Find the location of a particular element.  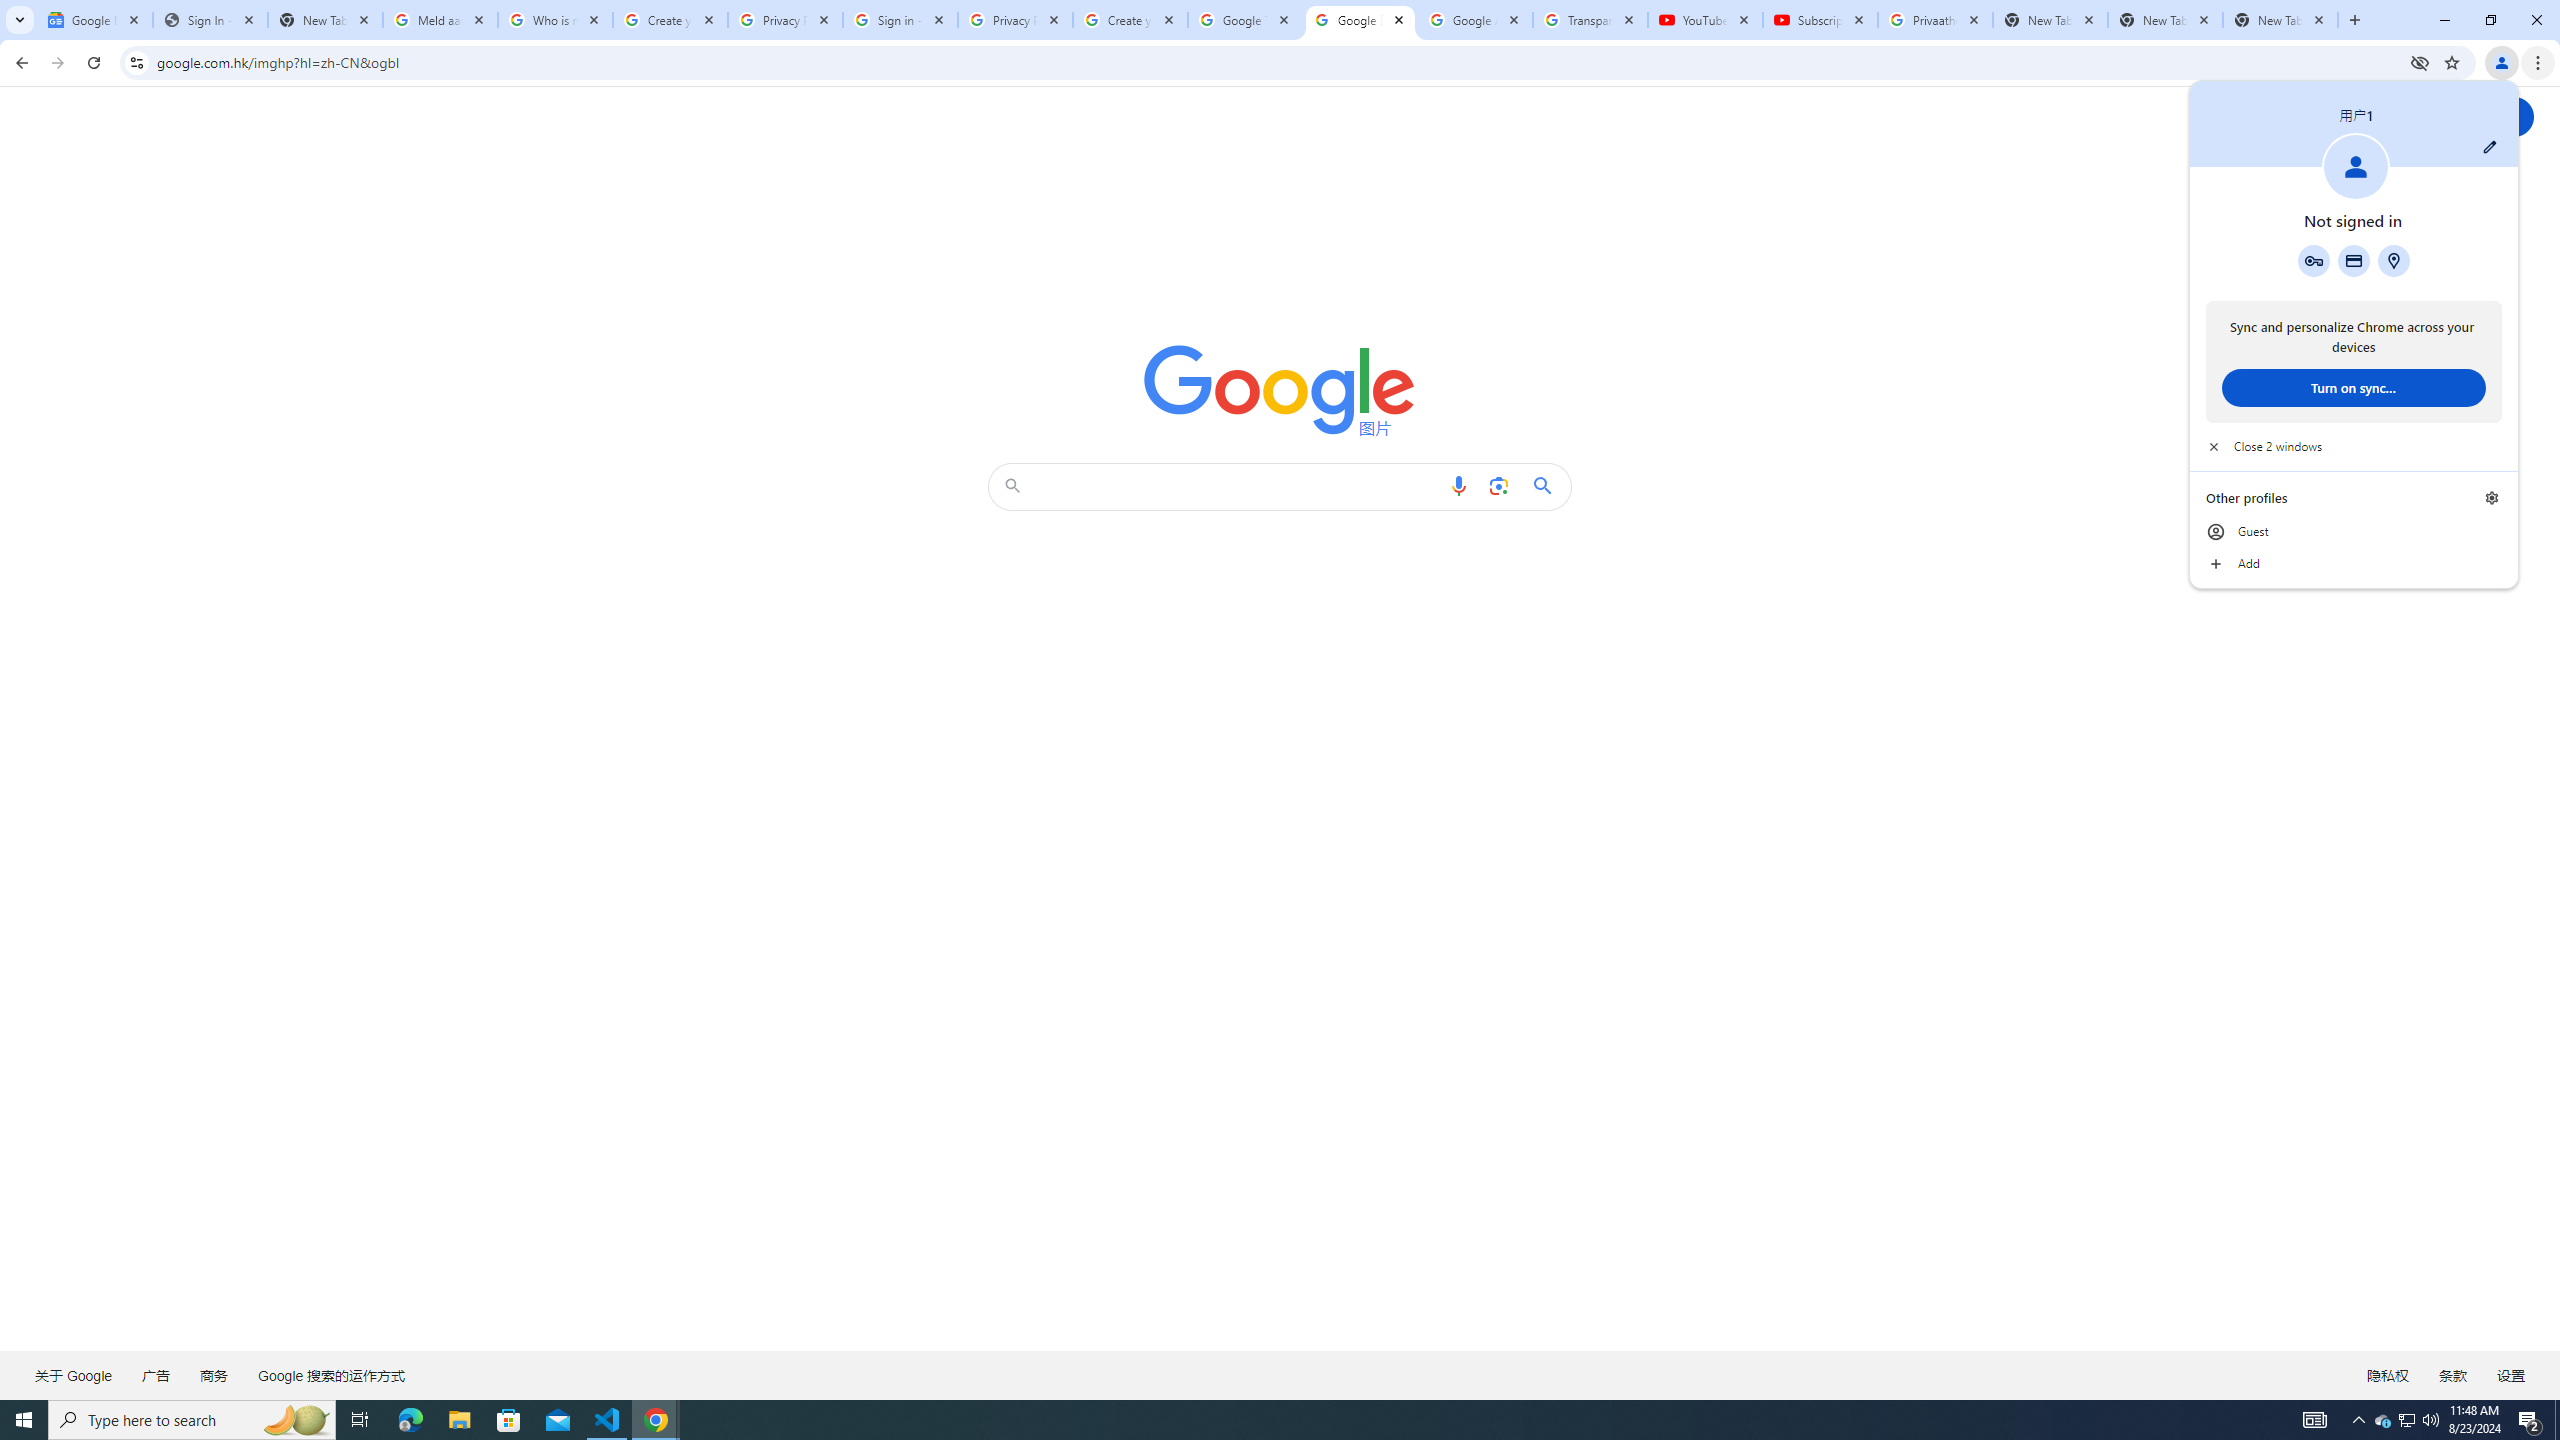

'Google News' is located at coordinates (93, 19).